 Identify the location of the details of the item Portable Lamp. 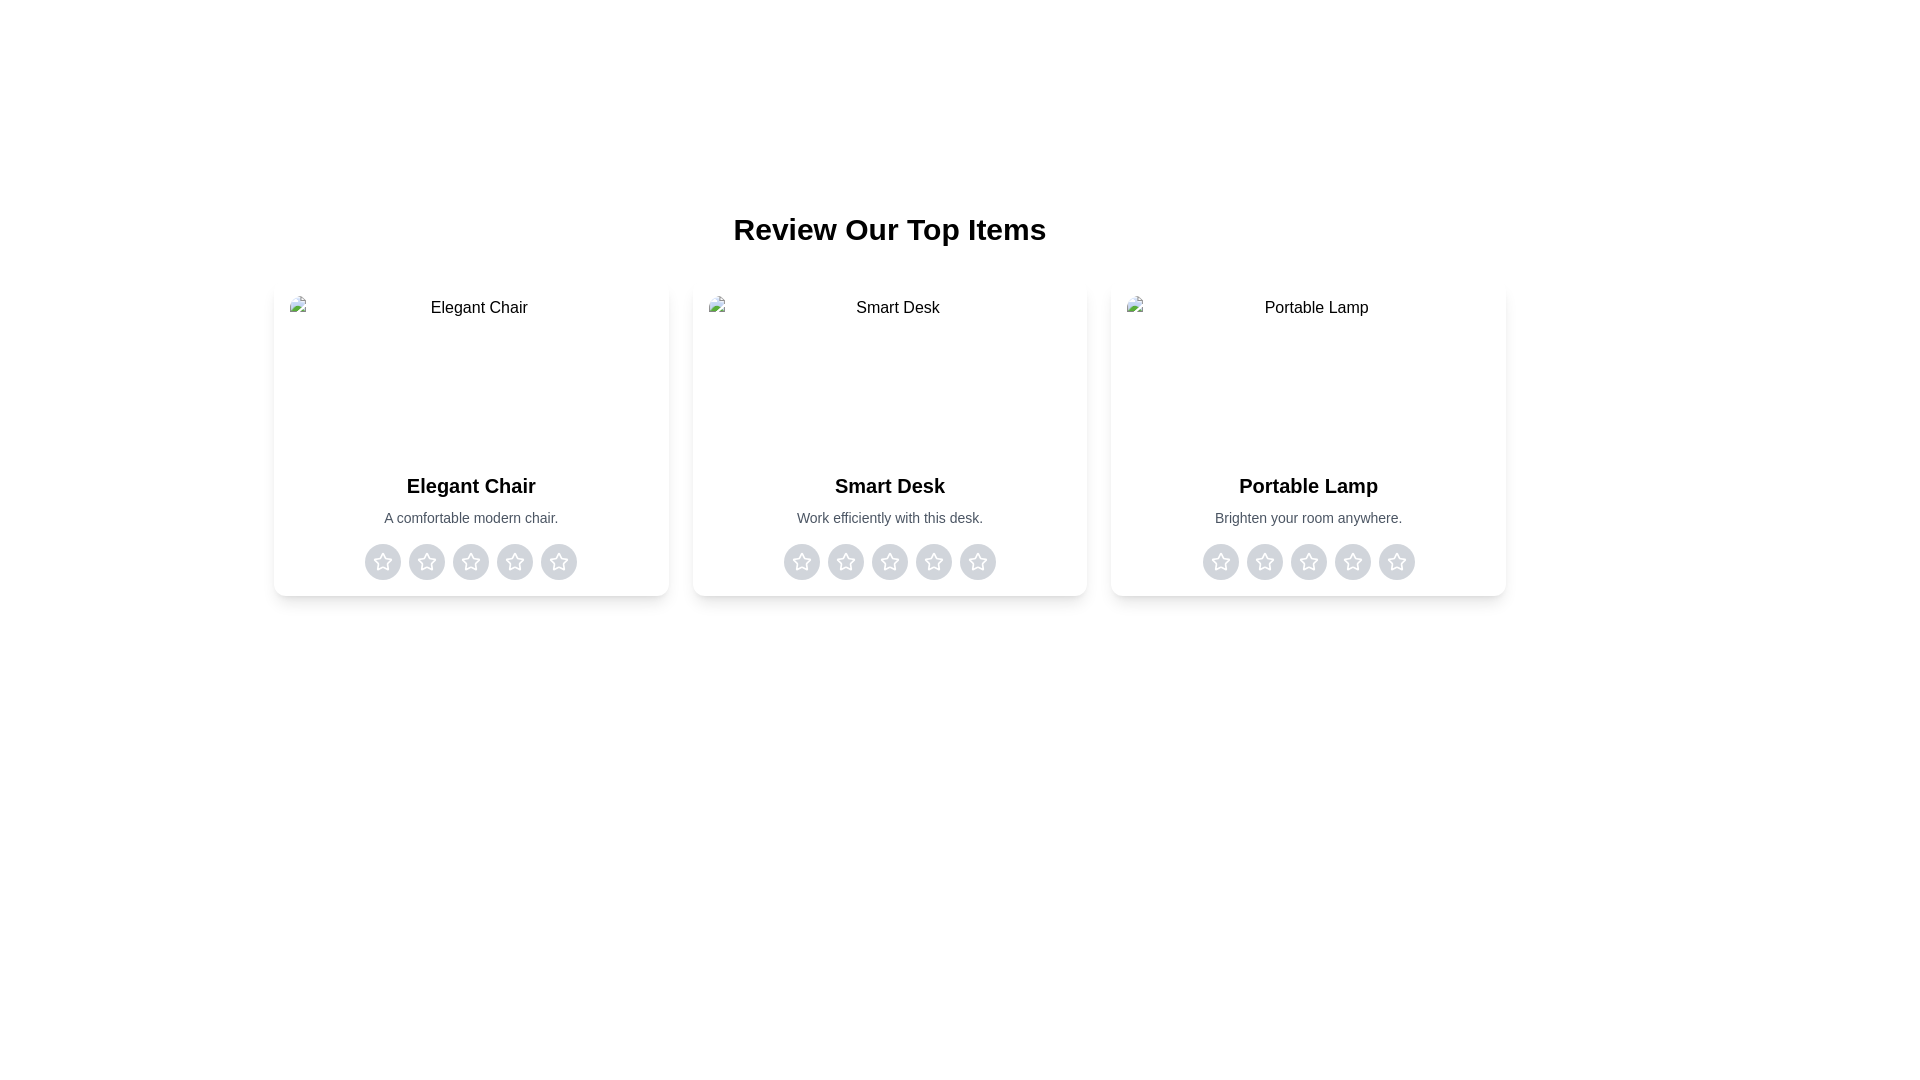
(1309, 437).